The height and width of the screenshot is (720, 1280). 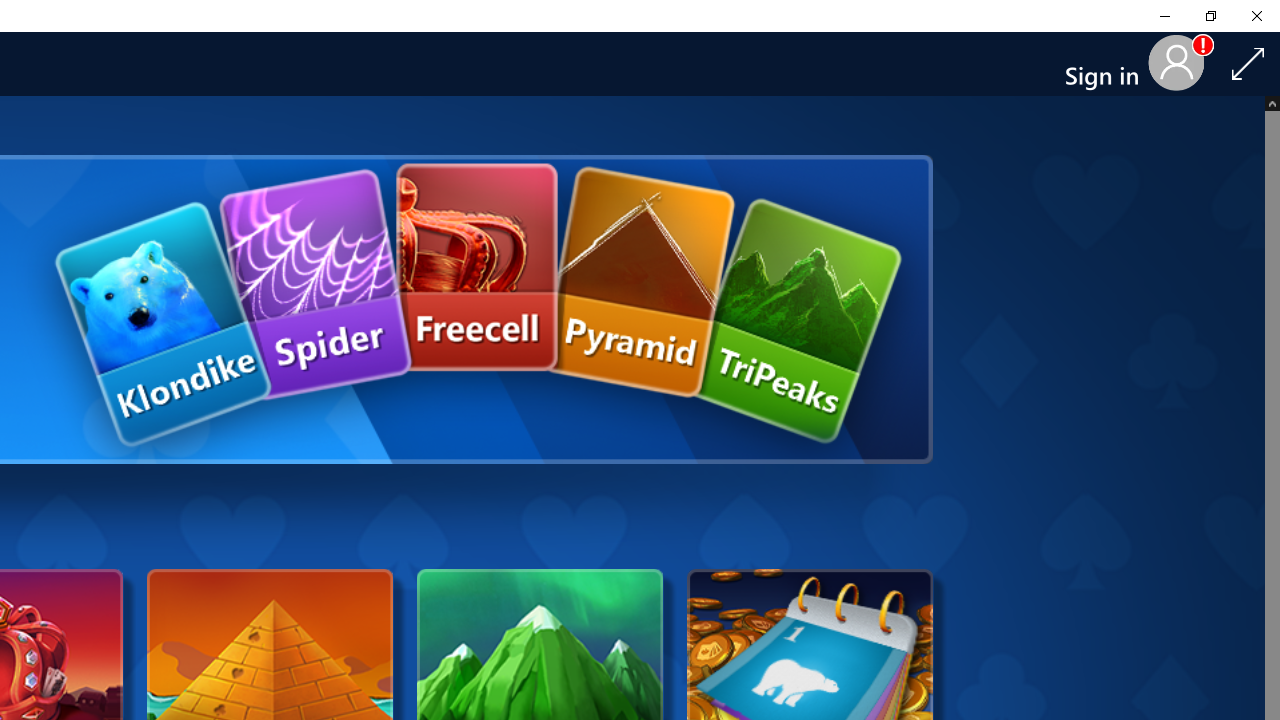 I want to click on 'Minimize Solitaire & Casual Games', so click(x=1164, y=15).